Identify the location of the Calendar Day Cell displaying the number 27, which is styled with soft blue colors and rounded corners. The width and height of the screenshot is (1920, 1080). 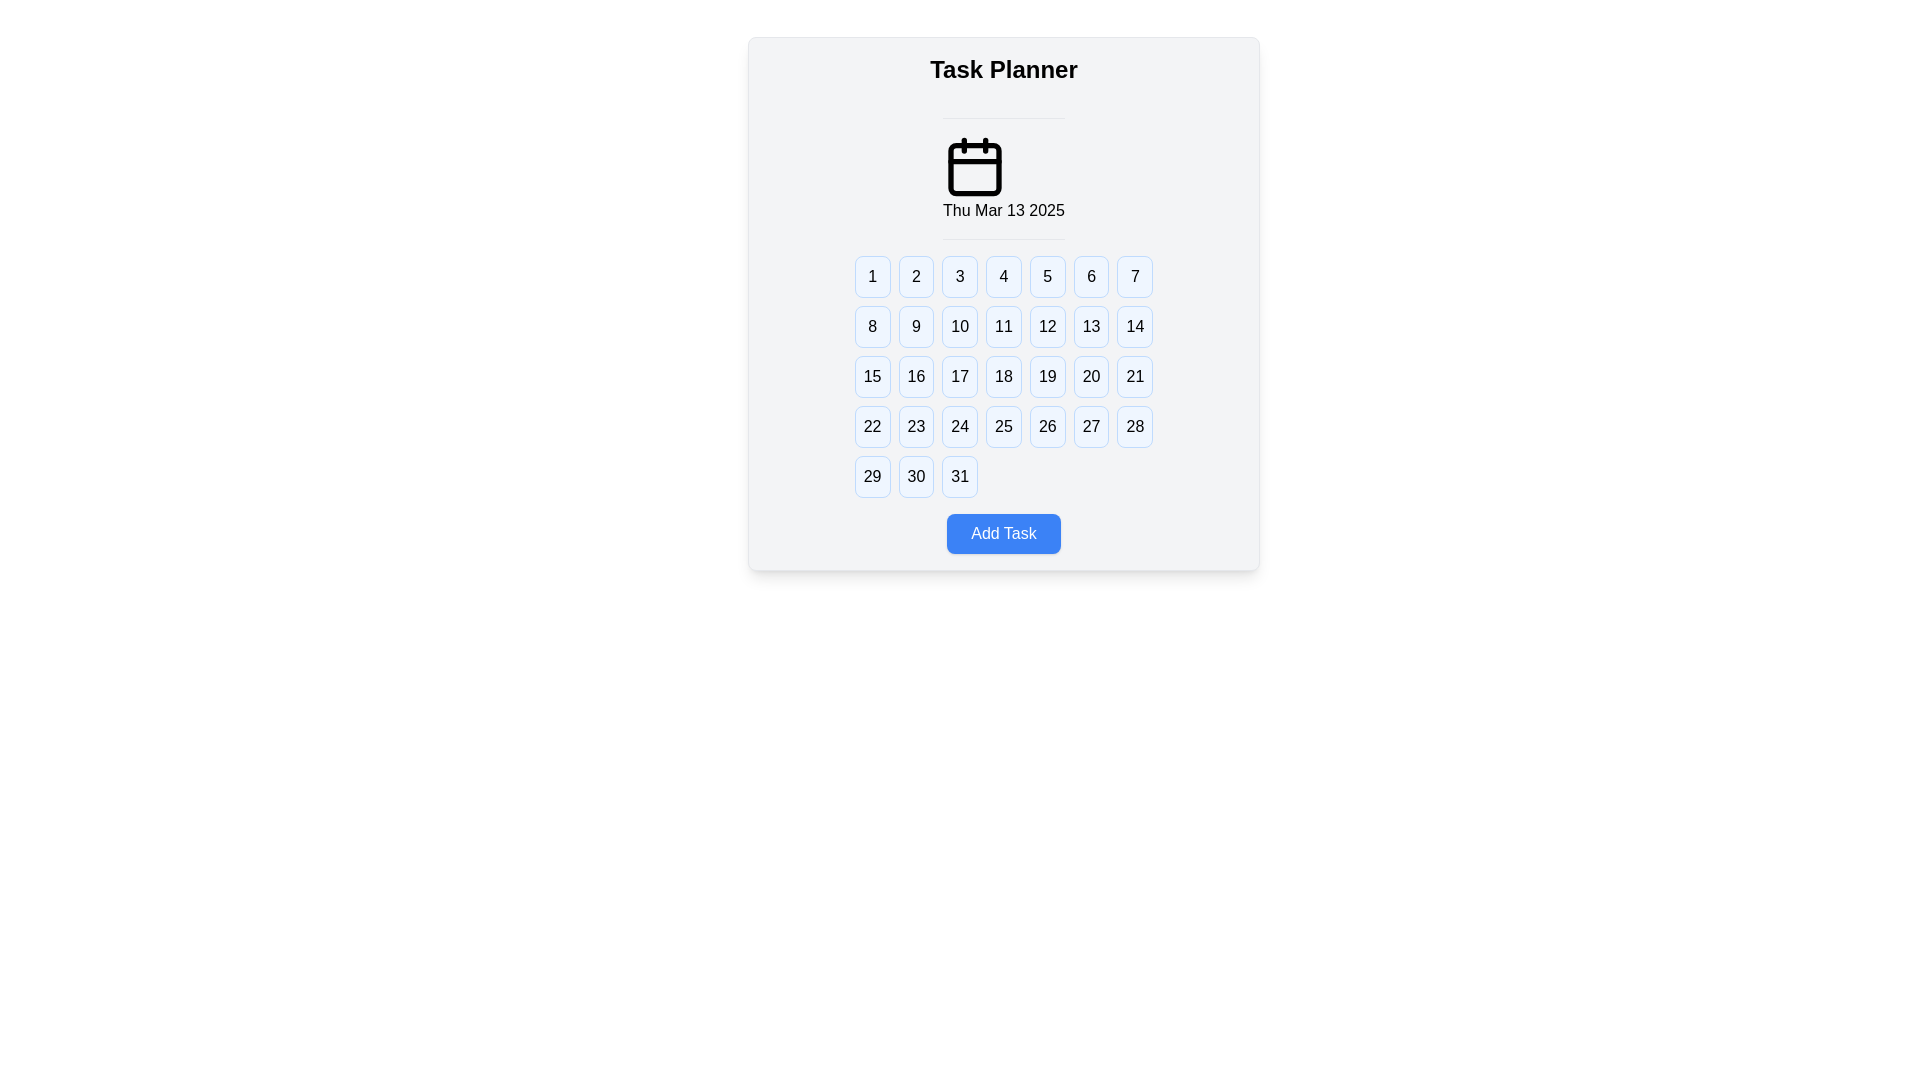
(1090, 426).